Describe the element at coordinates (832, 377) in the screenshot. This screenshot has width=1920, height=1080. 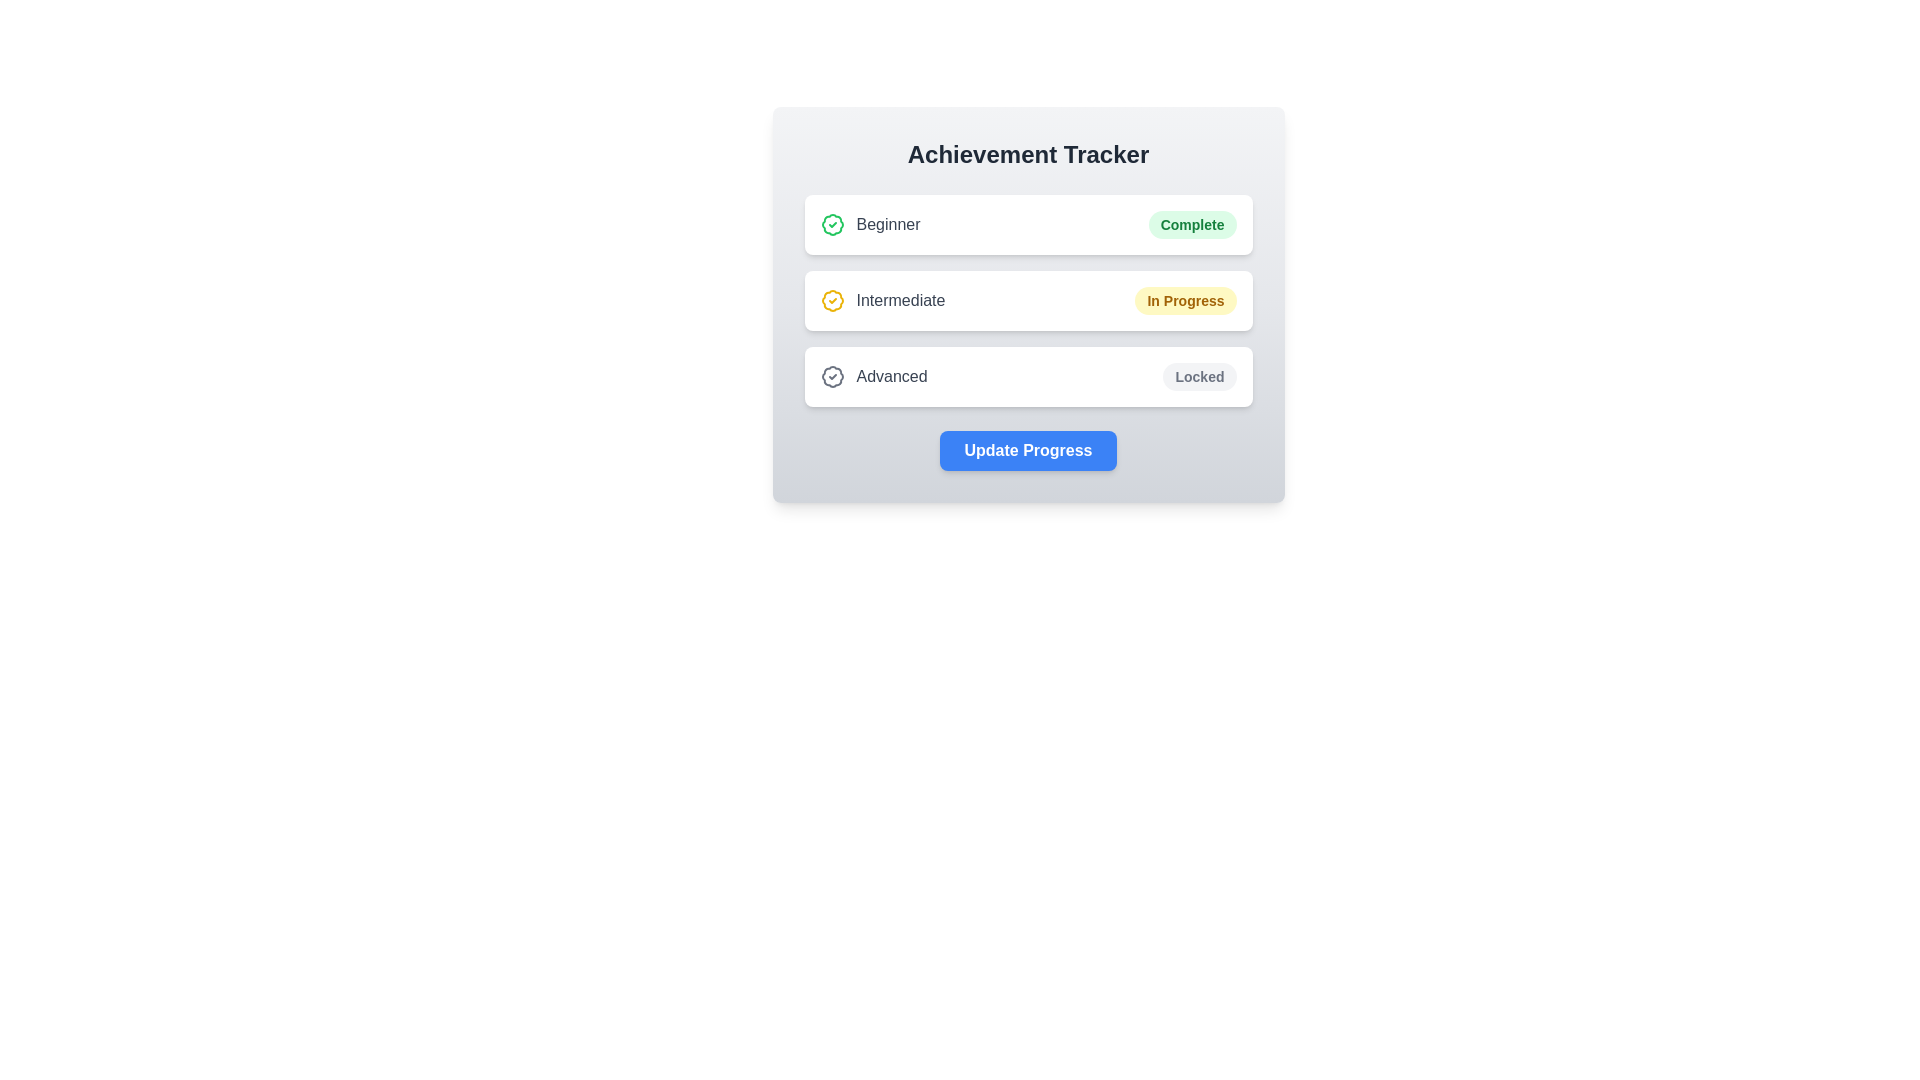
I see `the status indicator badge that visually signifies an achievement related to the 'Advanced' label by moving the cursor to its center` at that location.